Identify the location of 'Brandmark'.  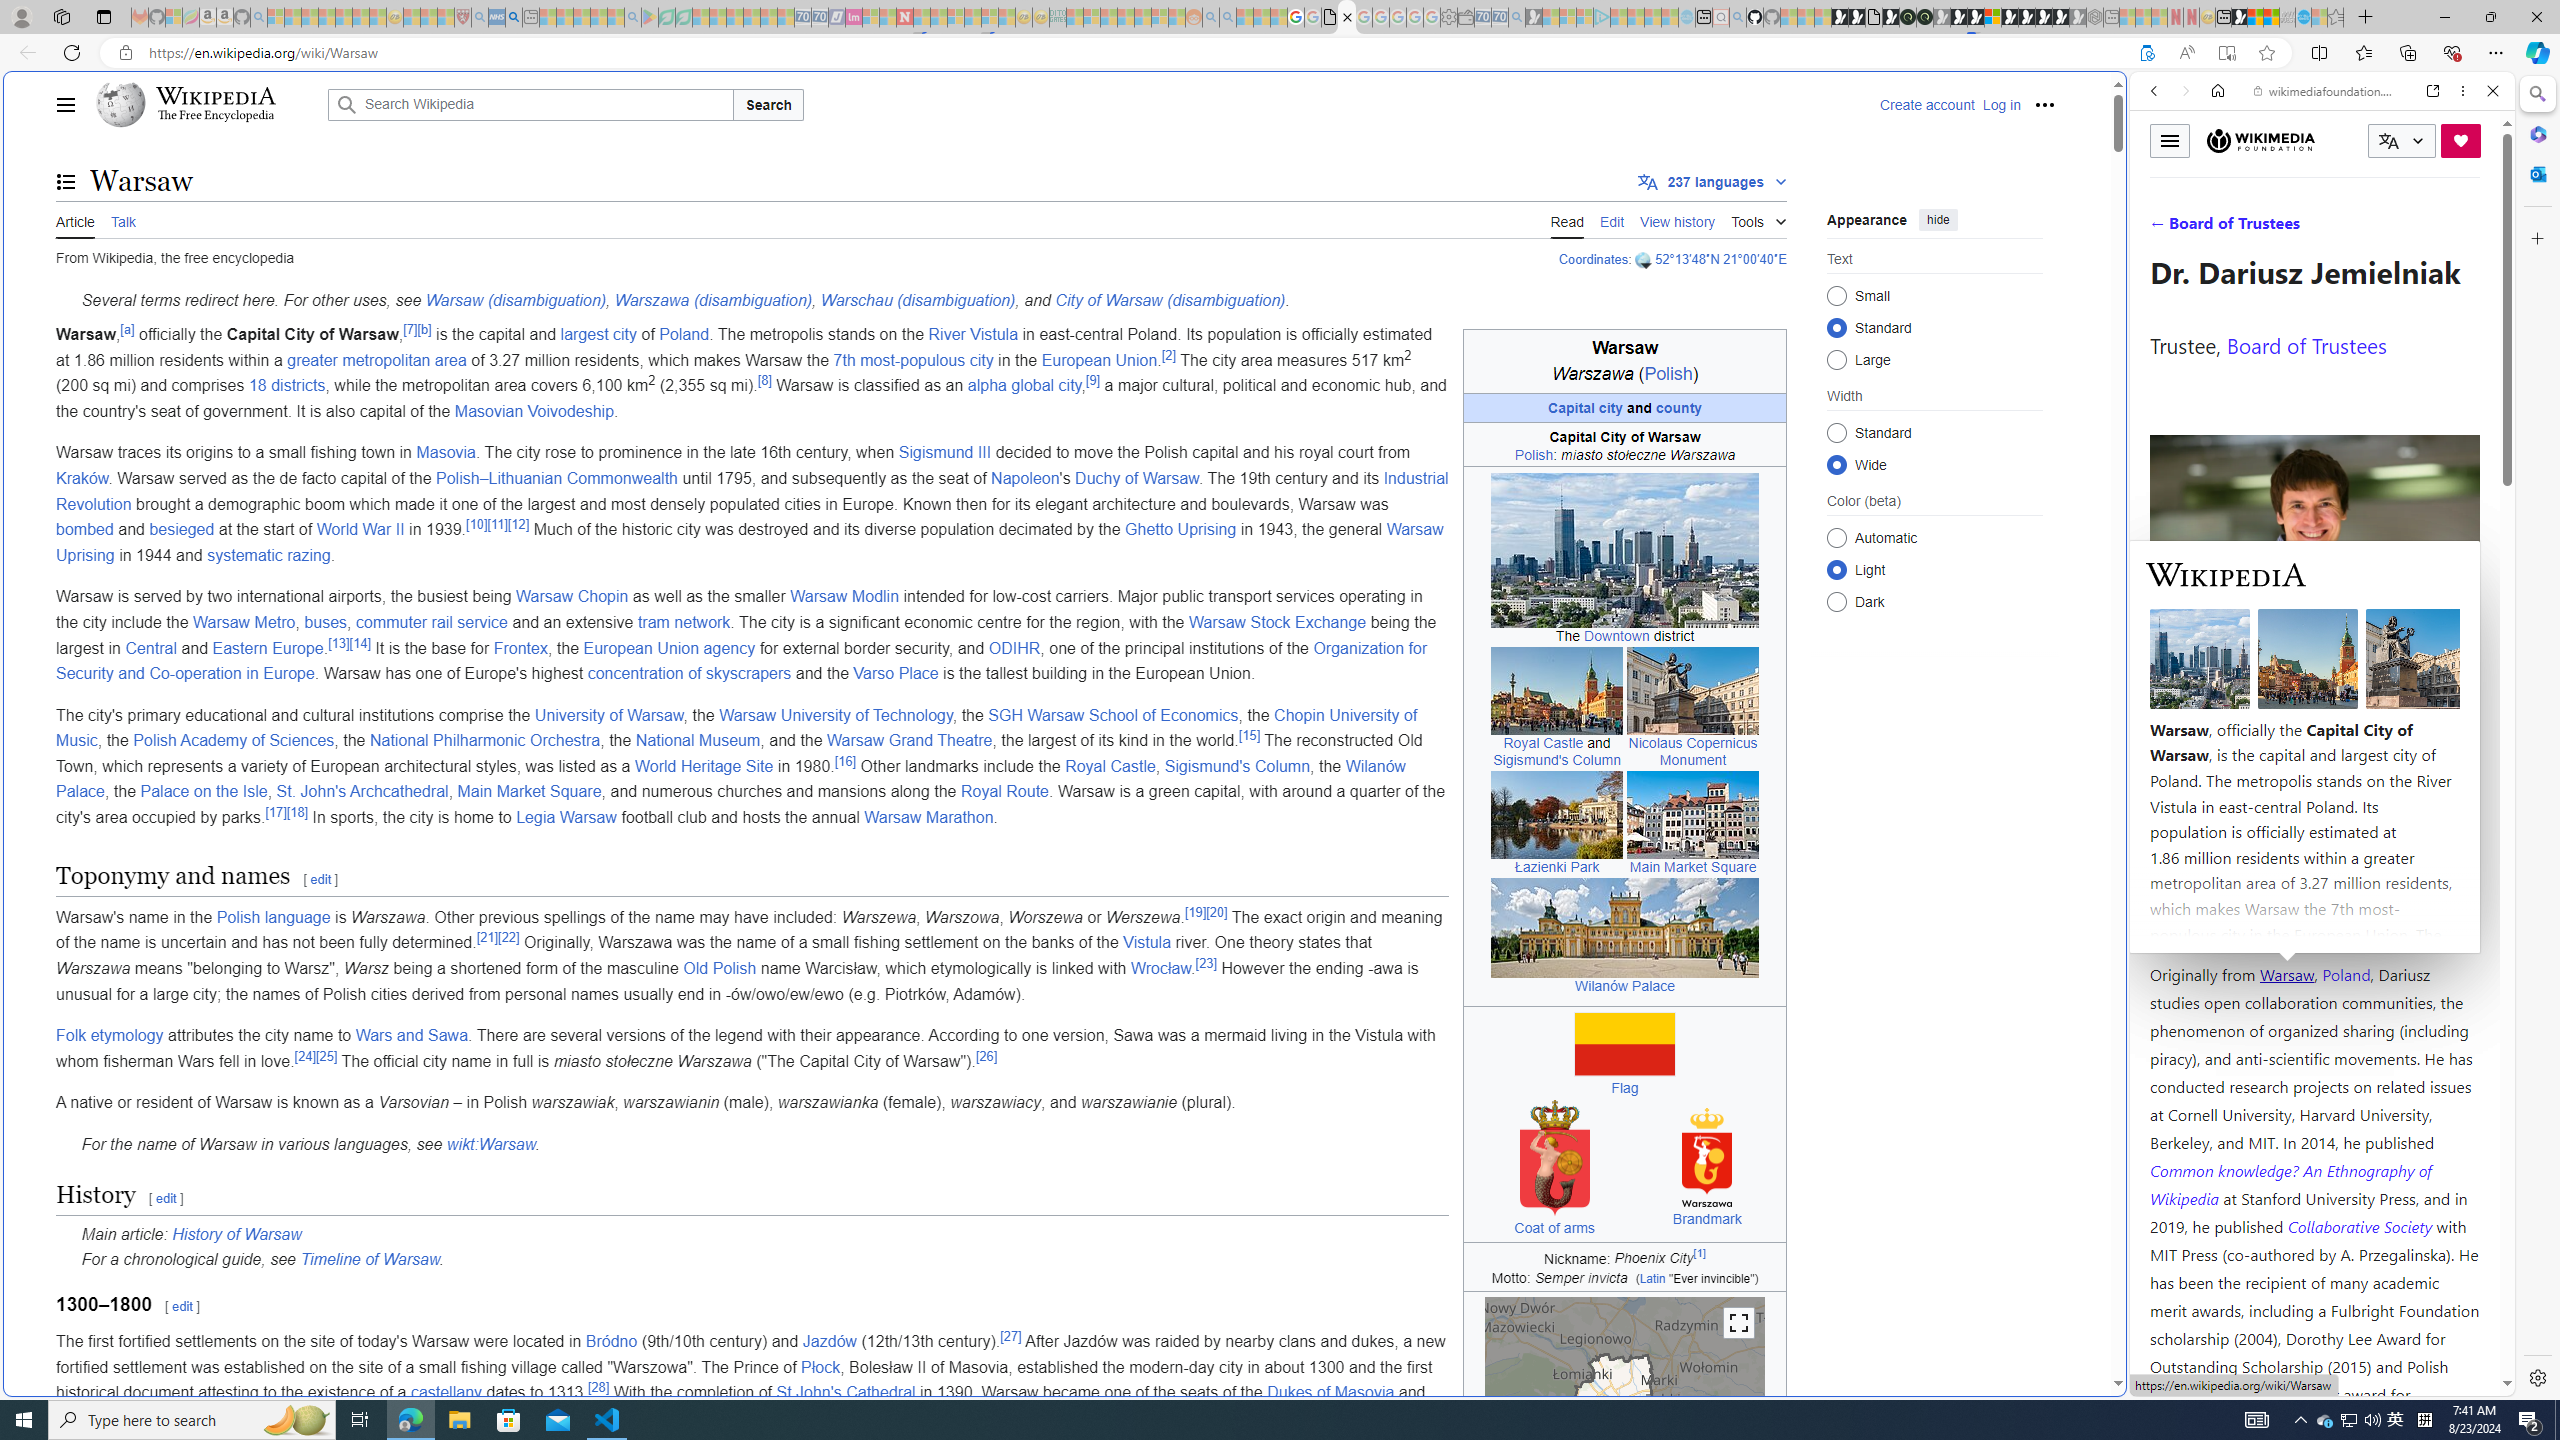
(1705, 1218).